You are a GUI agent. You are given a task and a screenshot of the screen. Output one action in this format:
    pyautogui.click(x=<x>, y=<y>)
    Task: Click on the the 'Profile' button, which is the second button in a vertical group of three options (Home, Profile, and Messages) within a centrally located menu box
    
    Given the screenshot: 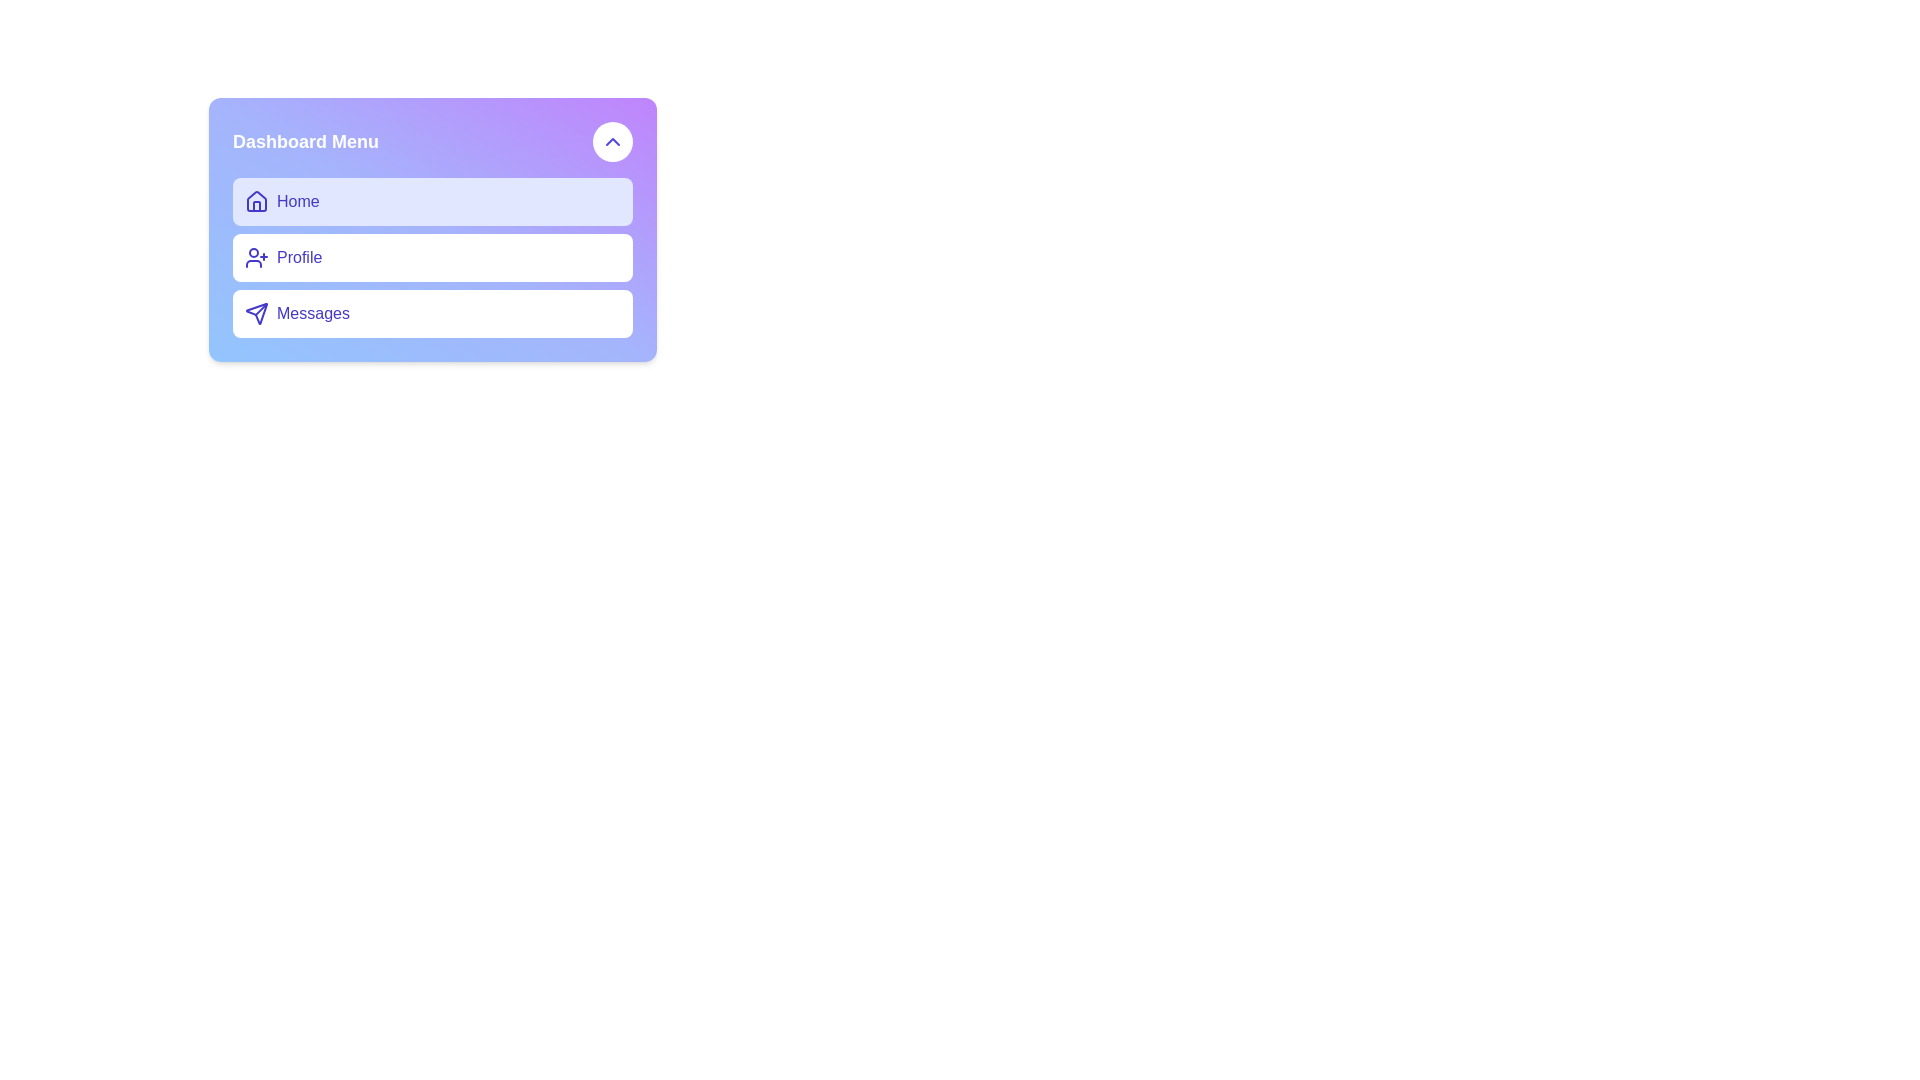 What is the action you would take?
    pyautogui.click(x=431, y=257)
    